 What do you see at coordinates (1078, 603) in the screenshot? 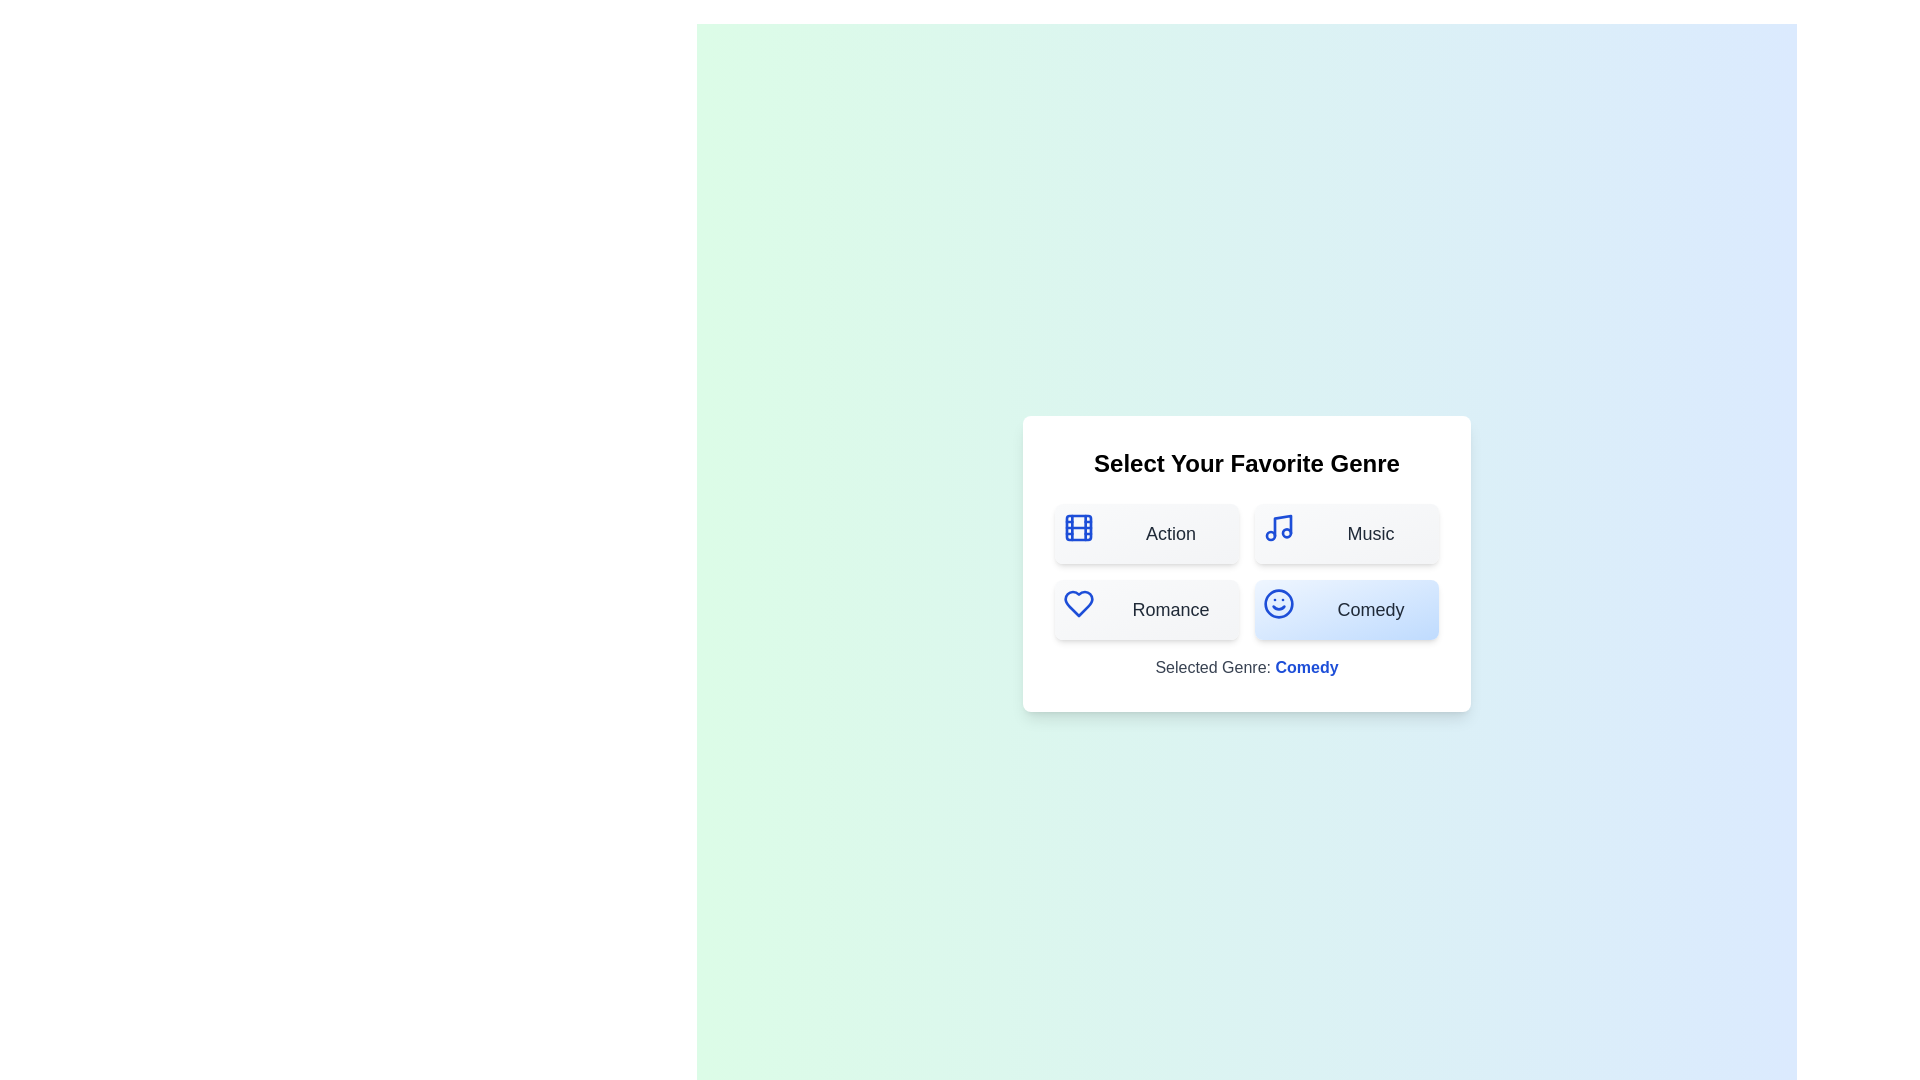
I see `the heart-shaped icon outline with a blue stroke located in the card titled 'Select Your Favorite Genre', positioned in the second row, first column to the left of the 'Romance' label` at bounding box center [1078, 603].